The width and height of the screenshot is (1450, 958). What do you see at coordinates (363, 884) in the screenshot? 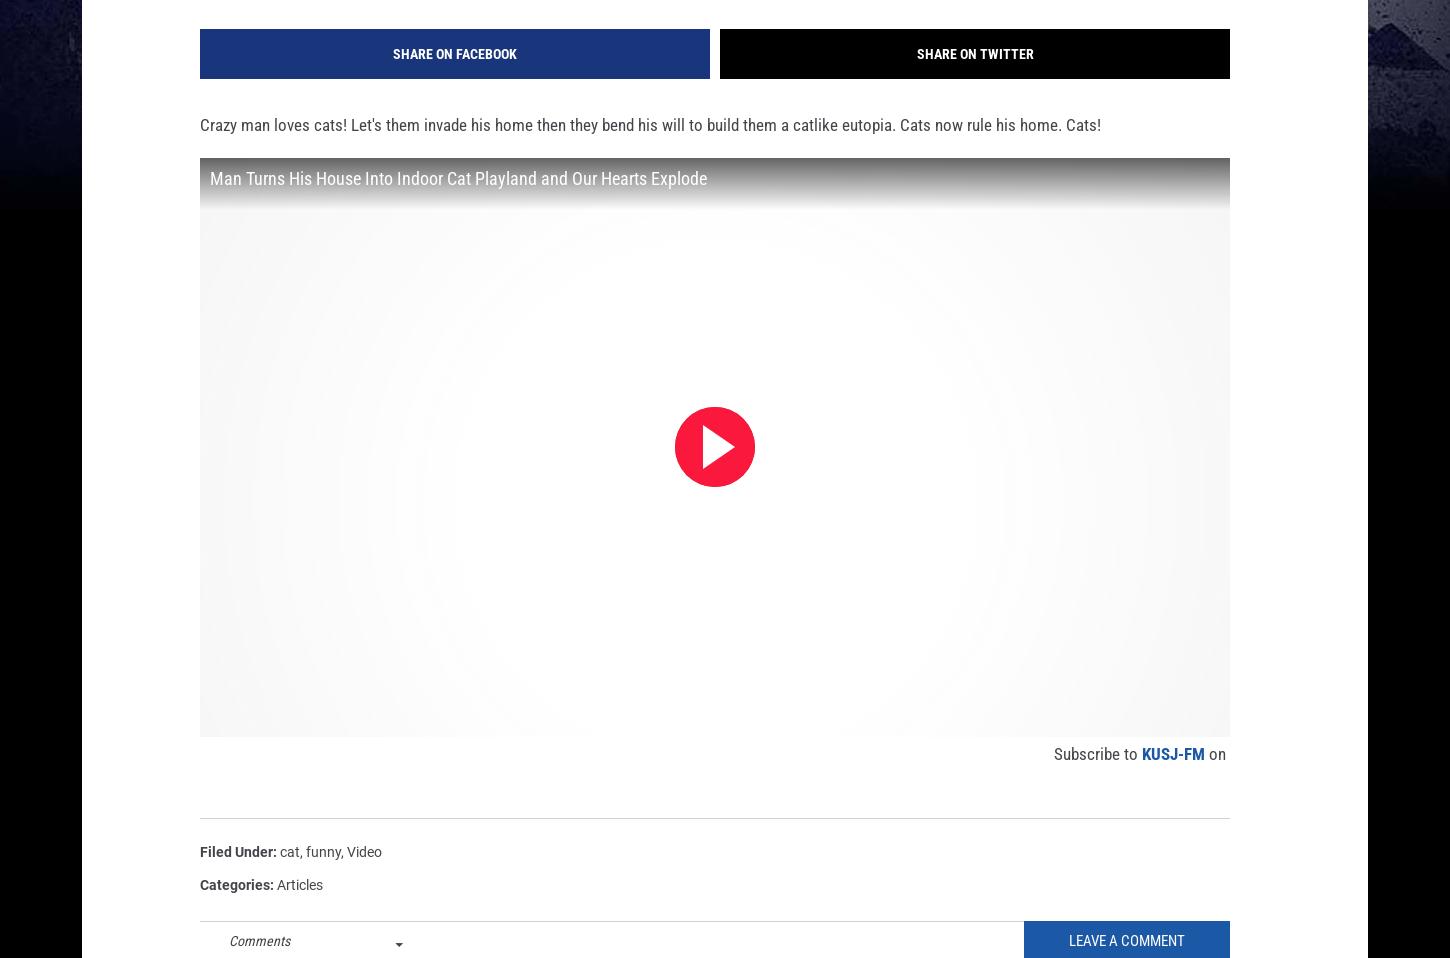
I see `'Video'` at bounding box center [363, 884].